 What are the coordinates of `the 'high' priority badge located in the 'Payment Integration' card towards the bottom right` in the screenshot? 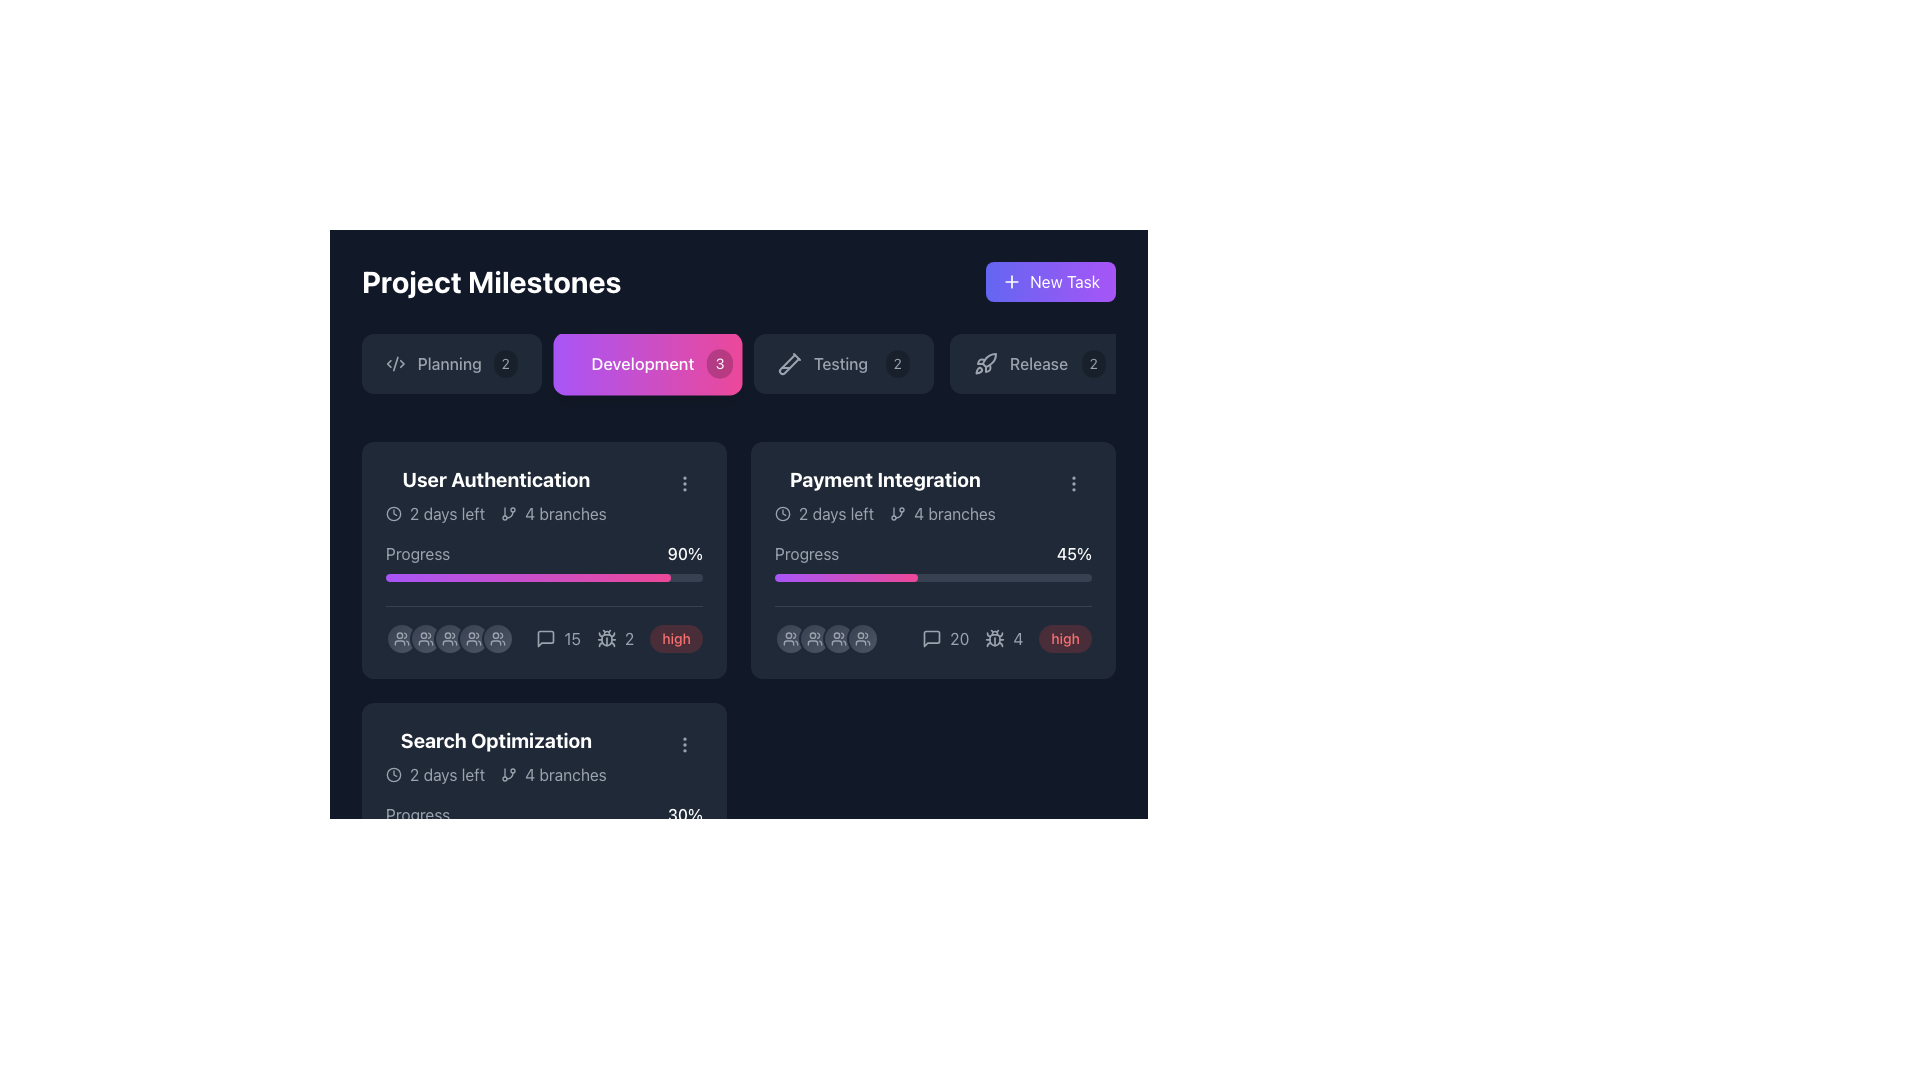 It's located at (1064, 639).